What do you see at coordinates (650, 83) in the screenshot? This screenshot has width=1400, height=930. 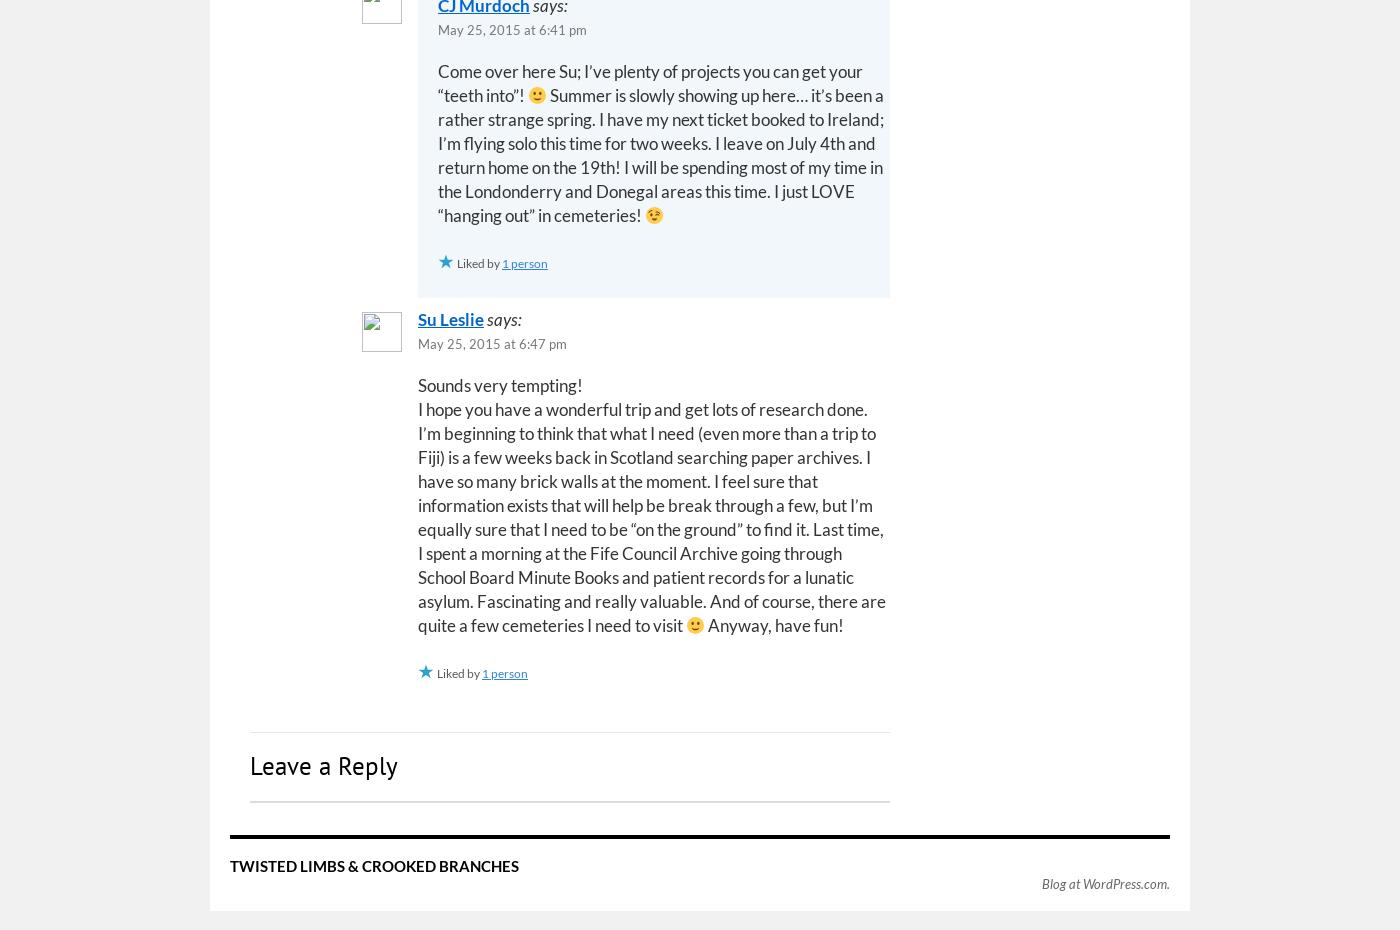 I see `'Come over here Su; I’ve plenty of projects you can get your “teeth into”!'` at bounding box center [650, 83].